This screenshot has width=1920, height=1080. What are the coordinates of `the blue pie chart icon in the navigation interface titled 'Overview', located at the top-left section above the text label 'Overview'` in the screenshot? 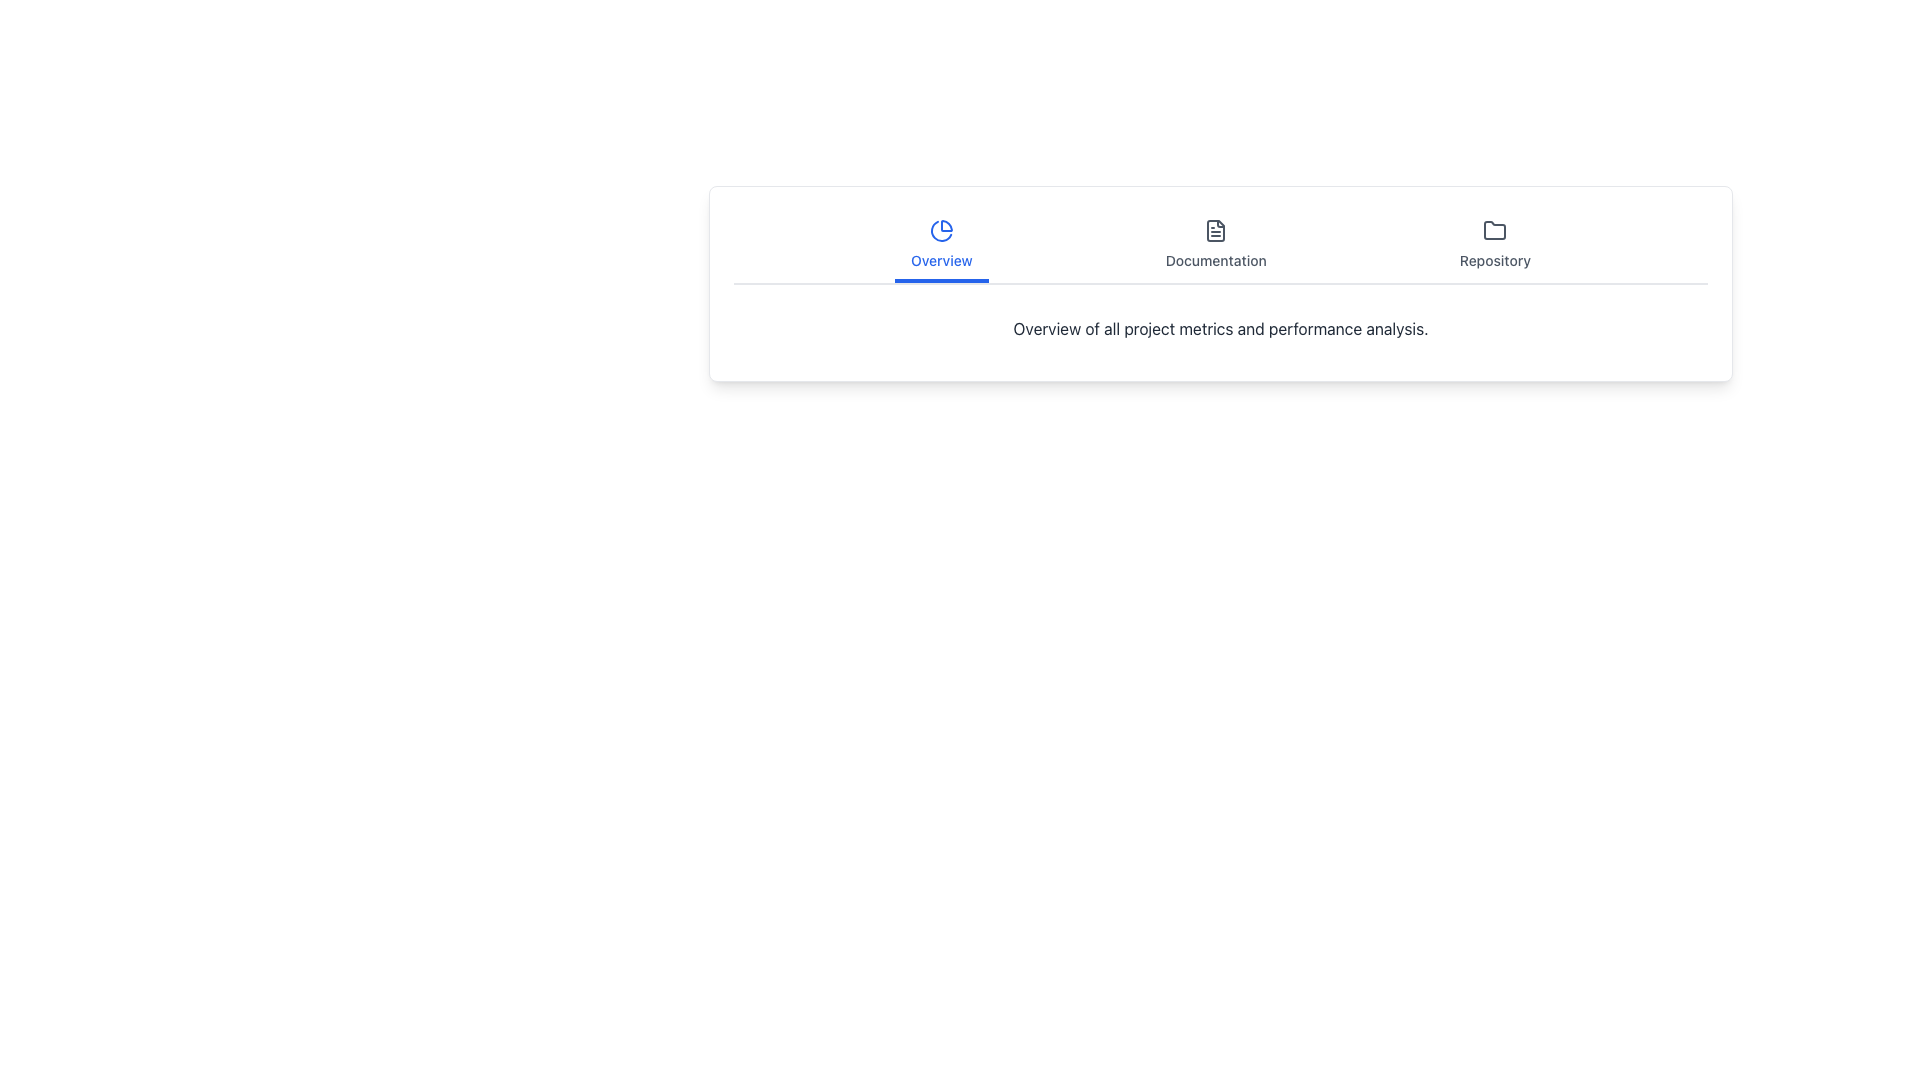 It's located at (940, 230).